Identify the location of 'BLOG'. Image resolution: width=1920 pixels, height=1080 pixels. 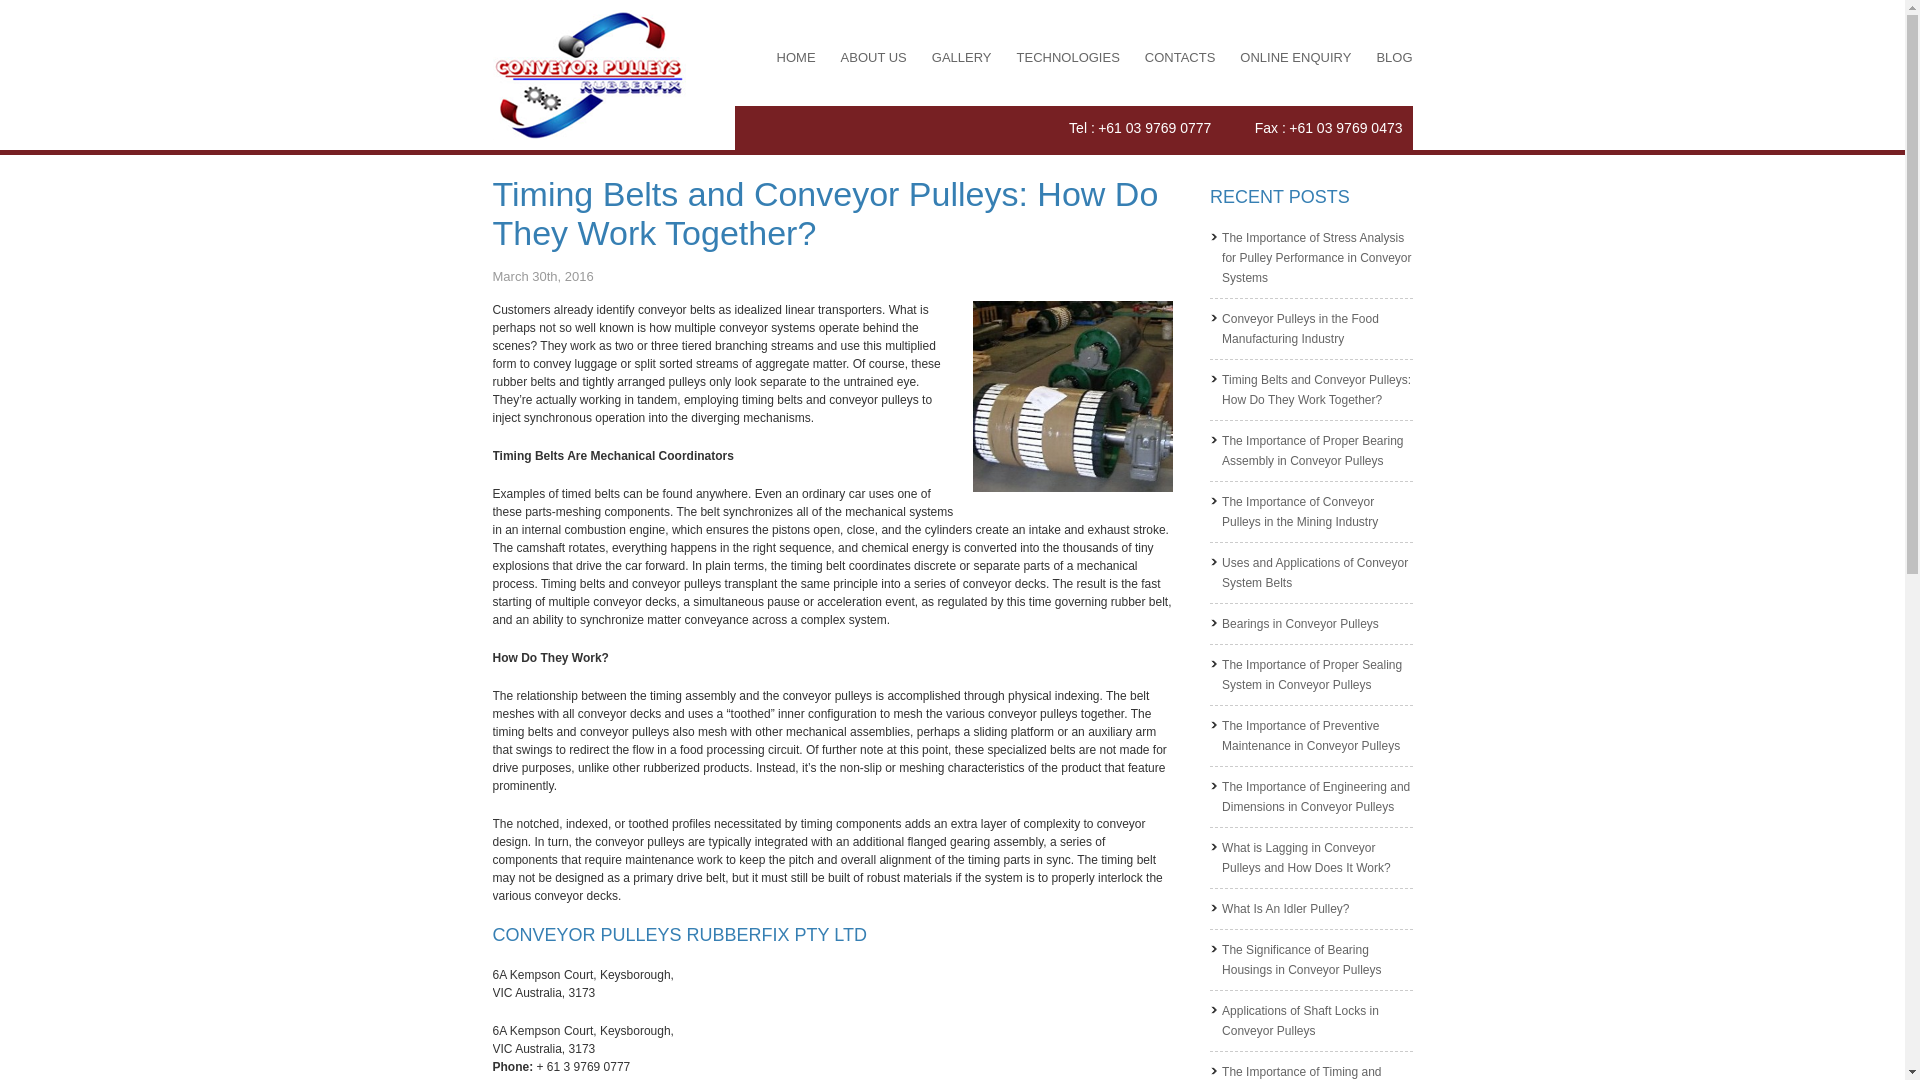
(1392, 56).